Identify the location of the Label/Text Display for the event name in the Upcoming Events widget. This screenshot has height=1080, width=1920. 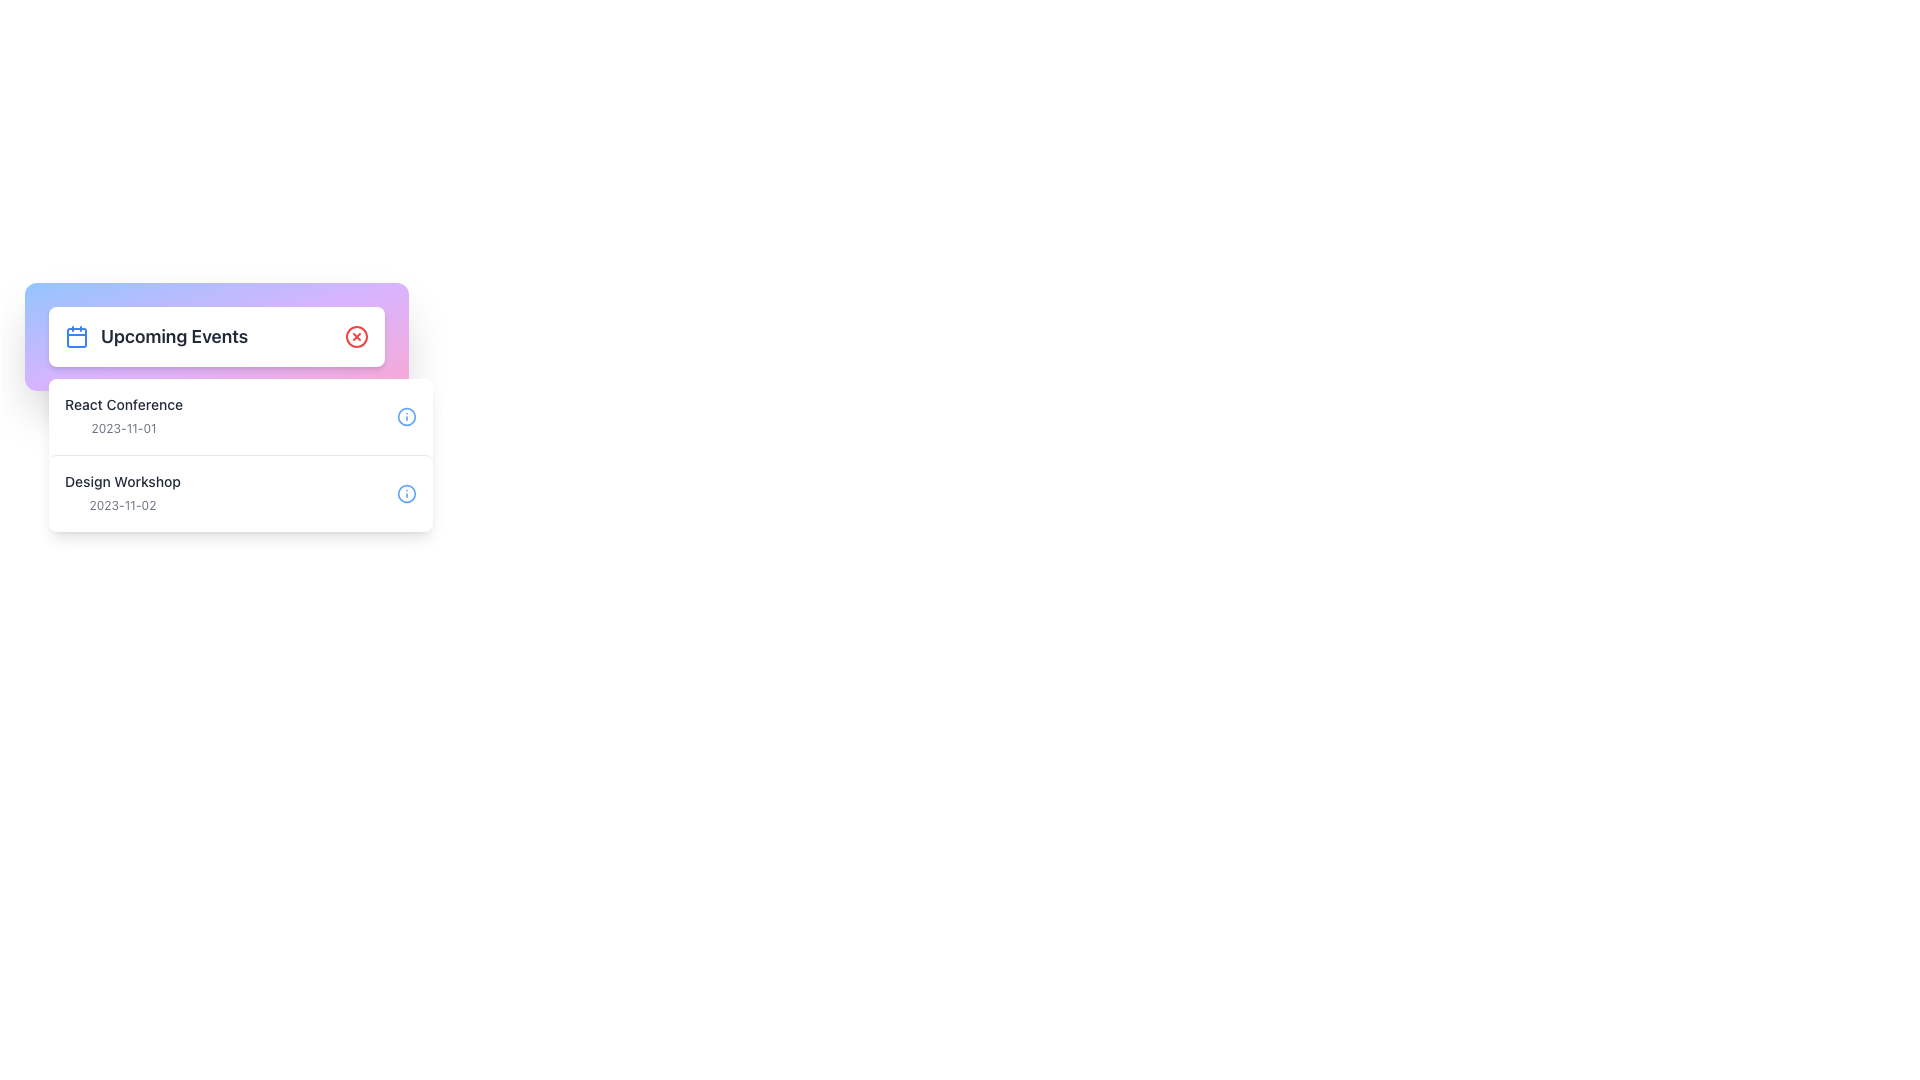
(121, 482).